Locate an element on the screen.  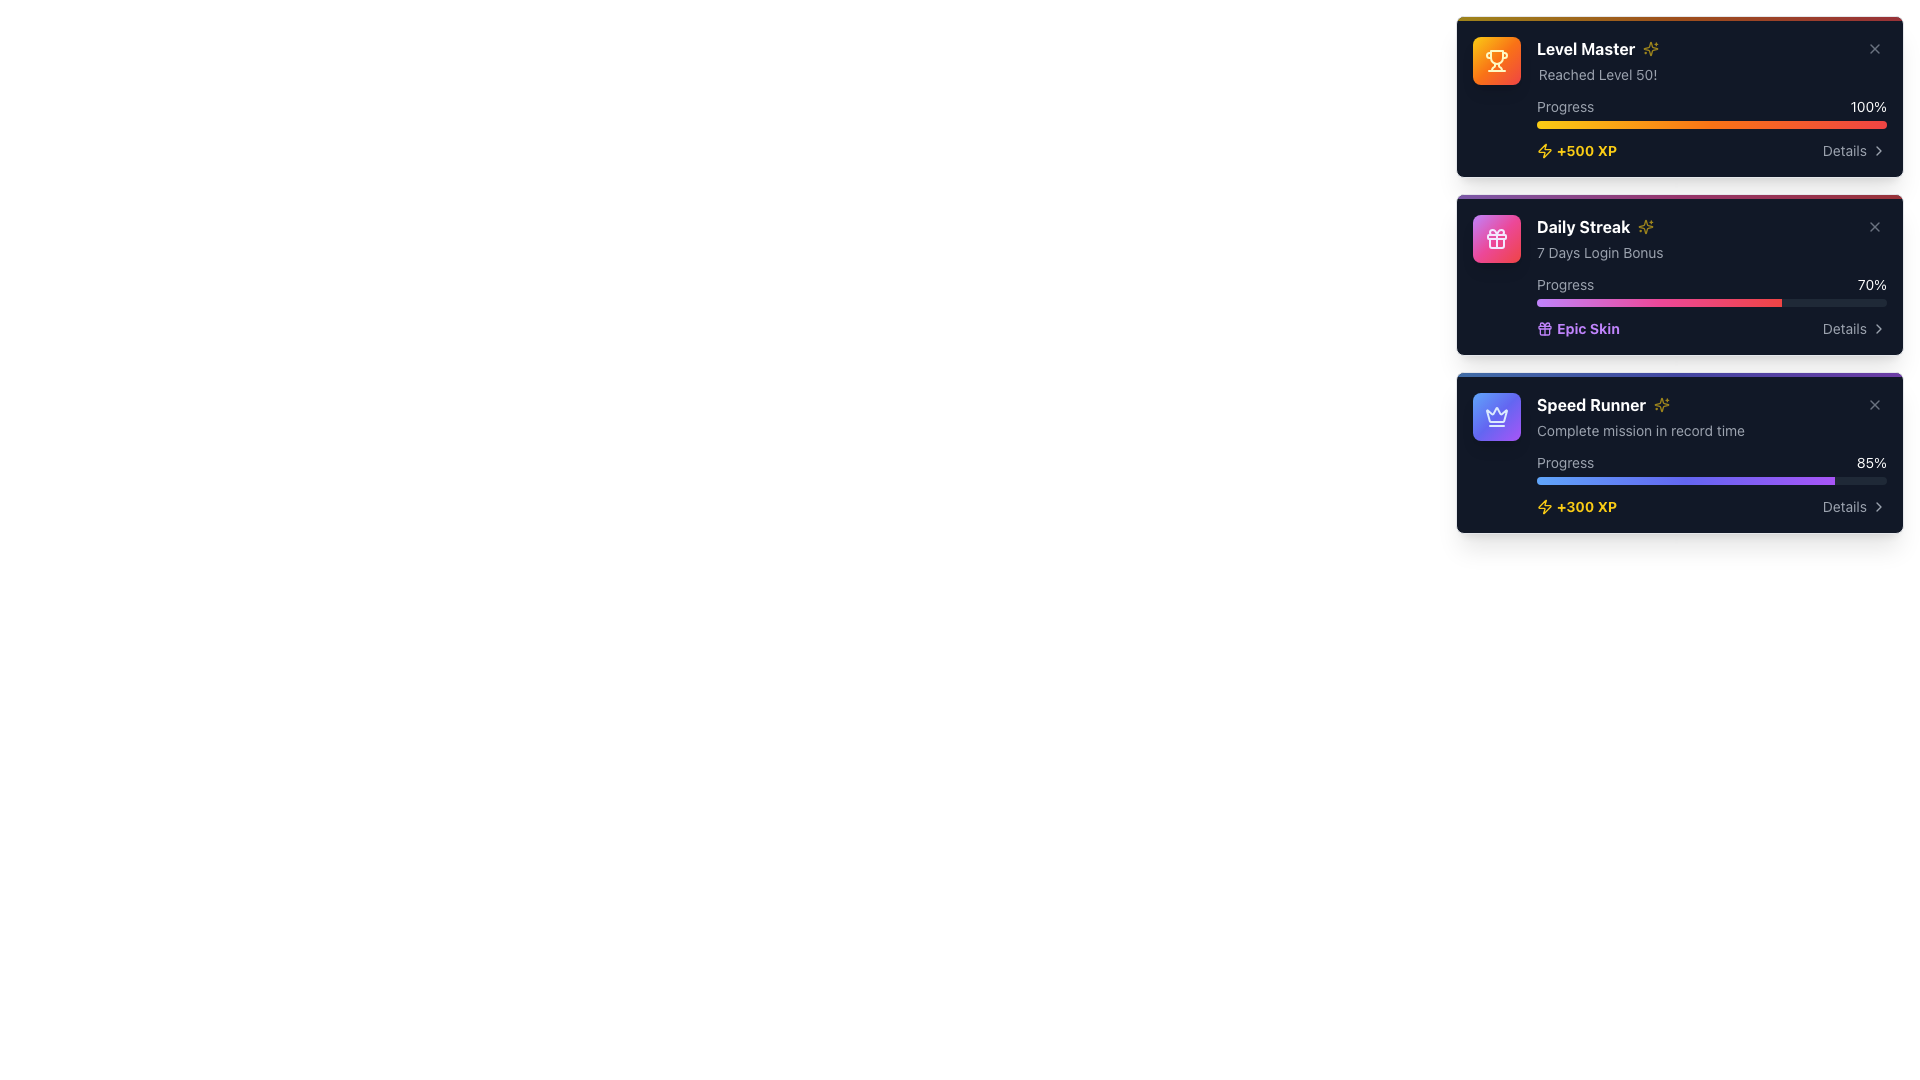
the link or button in the bottom-right corner of the 'Epic Skin' block to observe the color transition is located at coordinates (1853, 327).